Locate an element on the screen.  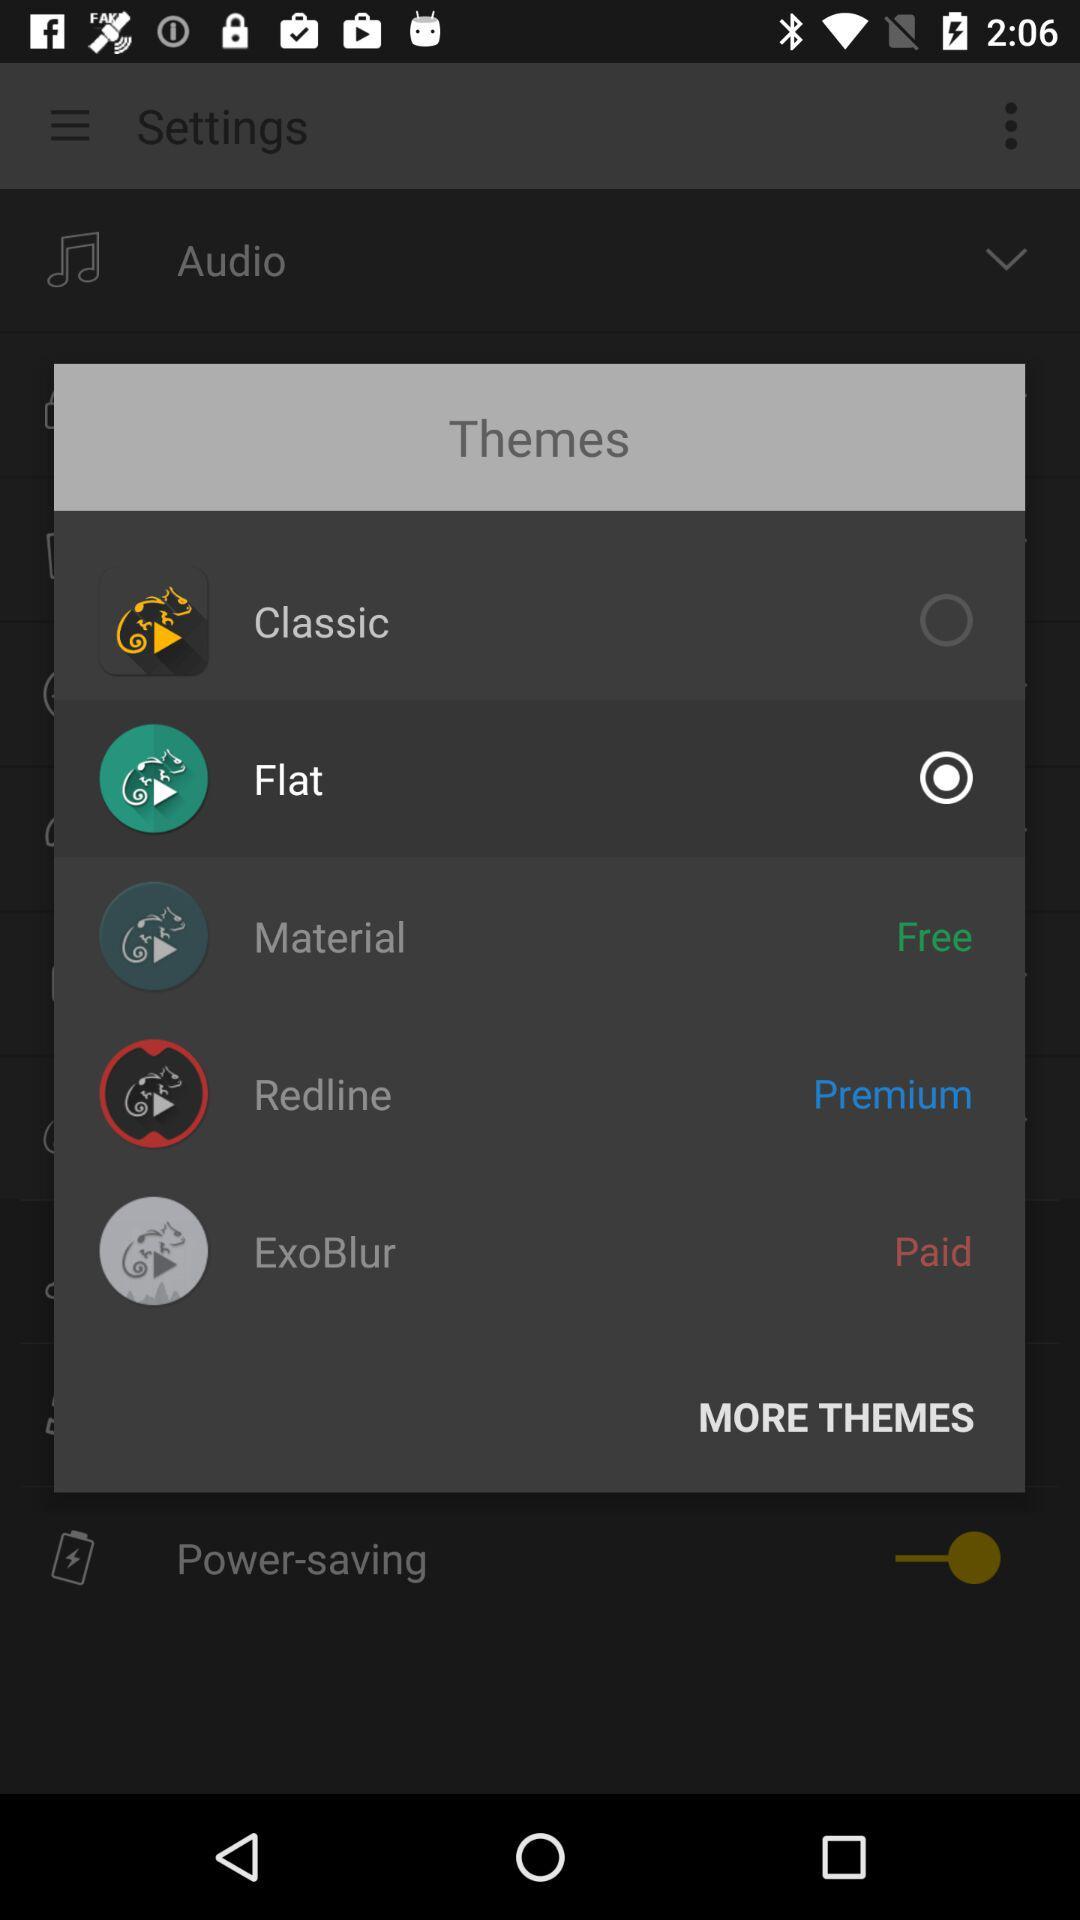
the item to the left of premium item is located at coordinates (321, 1092).